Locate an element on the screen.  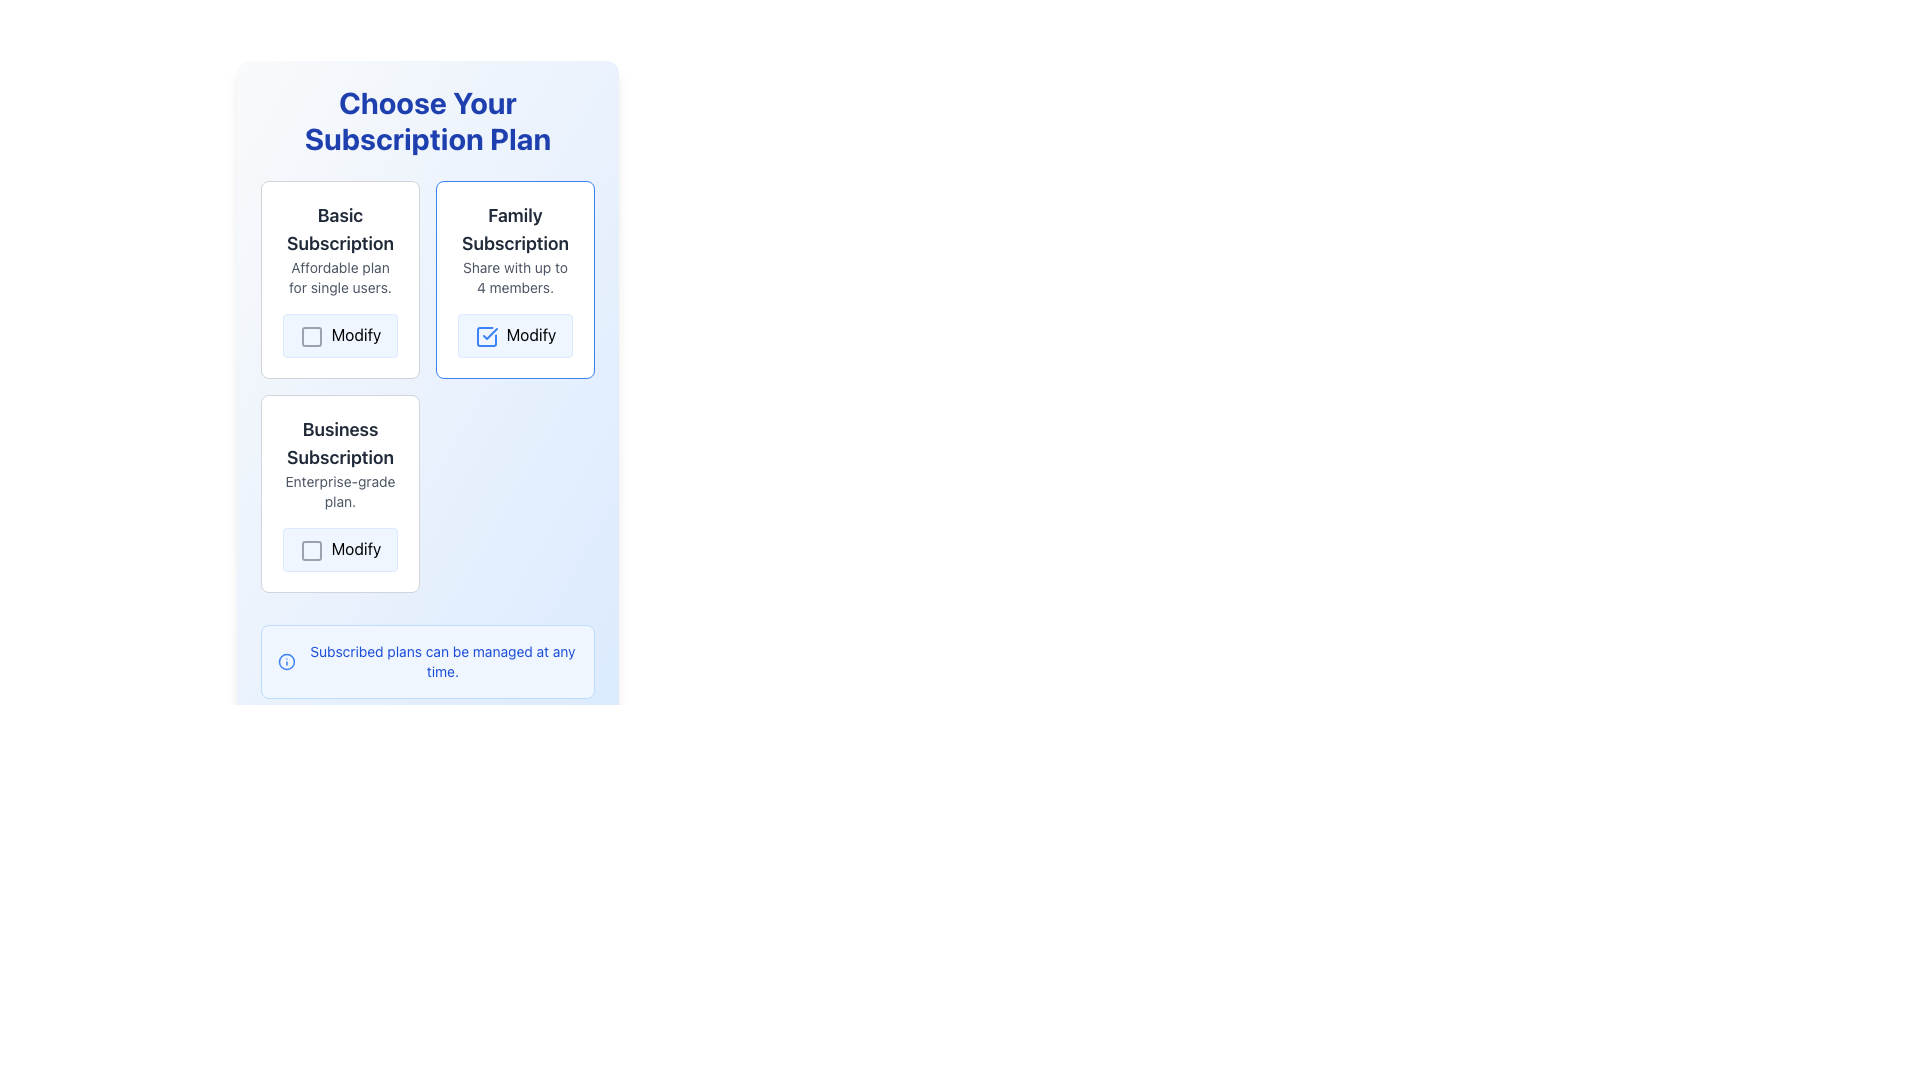
the informational banner with a light blue background and blue border that displays the text 'Subscribed plans can be managed at any time.' is located at coordinates (426, 660).